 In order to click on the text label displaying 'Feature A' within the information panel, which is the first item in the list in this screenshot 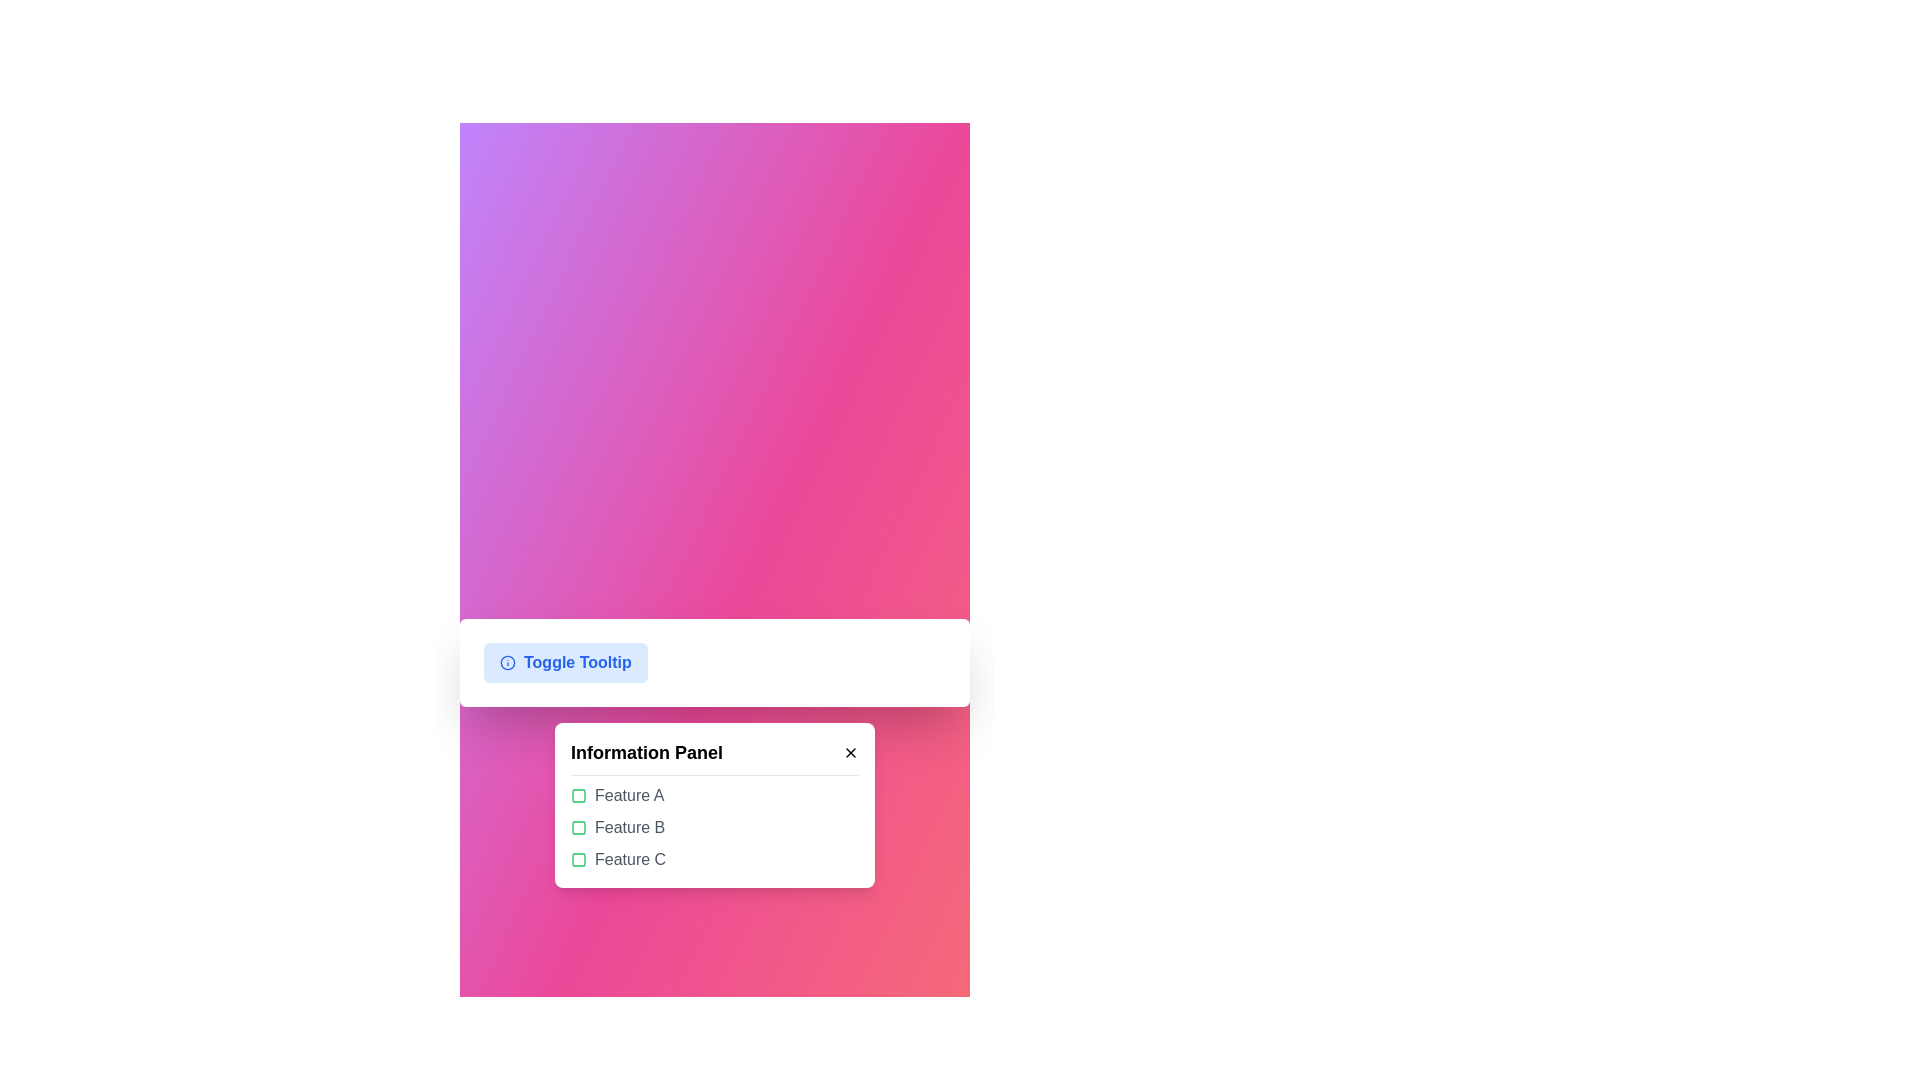, I will do `click(628, 794)`.